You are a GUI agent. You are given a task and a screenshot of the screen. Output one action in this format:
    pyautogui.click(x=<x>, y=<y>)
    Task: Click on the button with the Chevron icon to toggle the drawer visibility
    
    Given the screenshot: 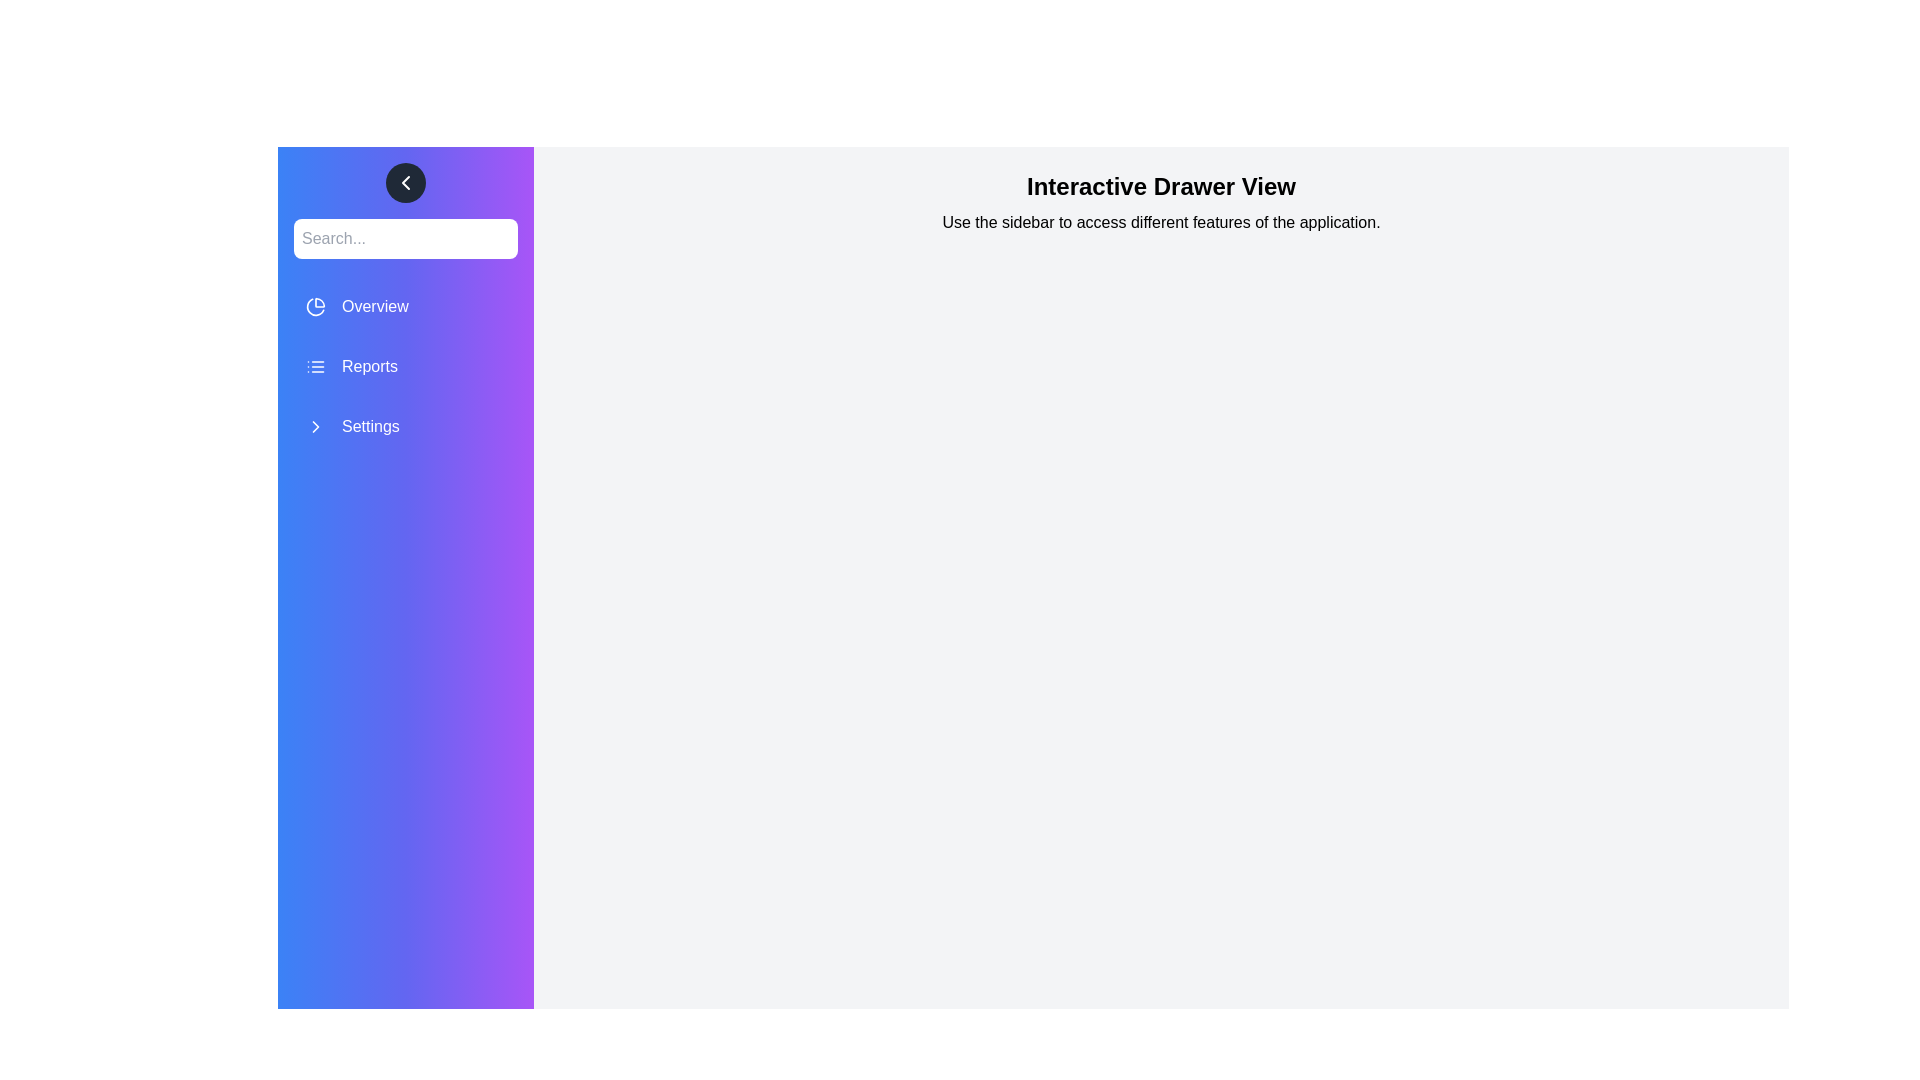 What is the action you would take?
    pyautogui.click(x=405, y=182)
    